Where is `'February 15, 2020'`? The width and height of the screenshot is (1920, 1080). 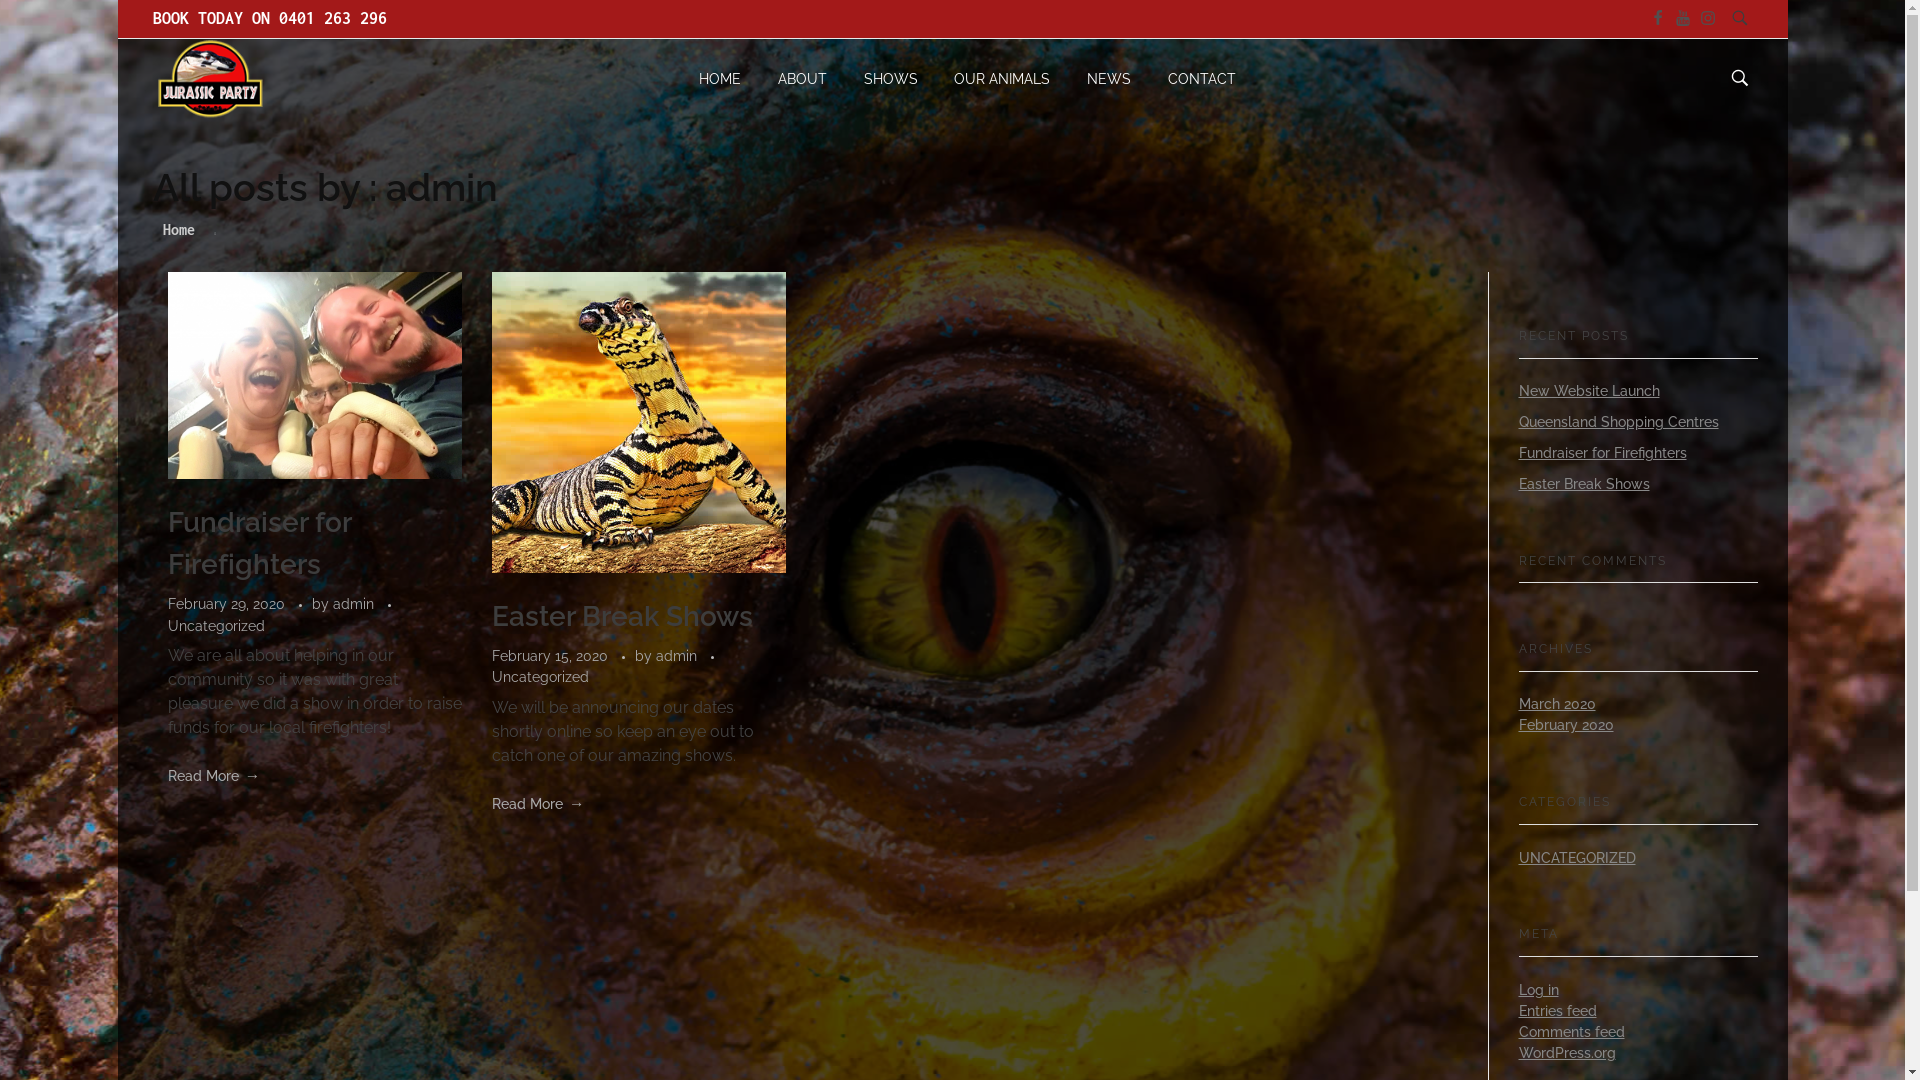
'February 15, 2020' is located at coordinates (552, 655).